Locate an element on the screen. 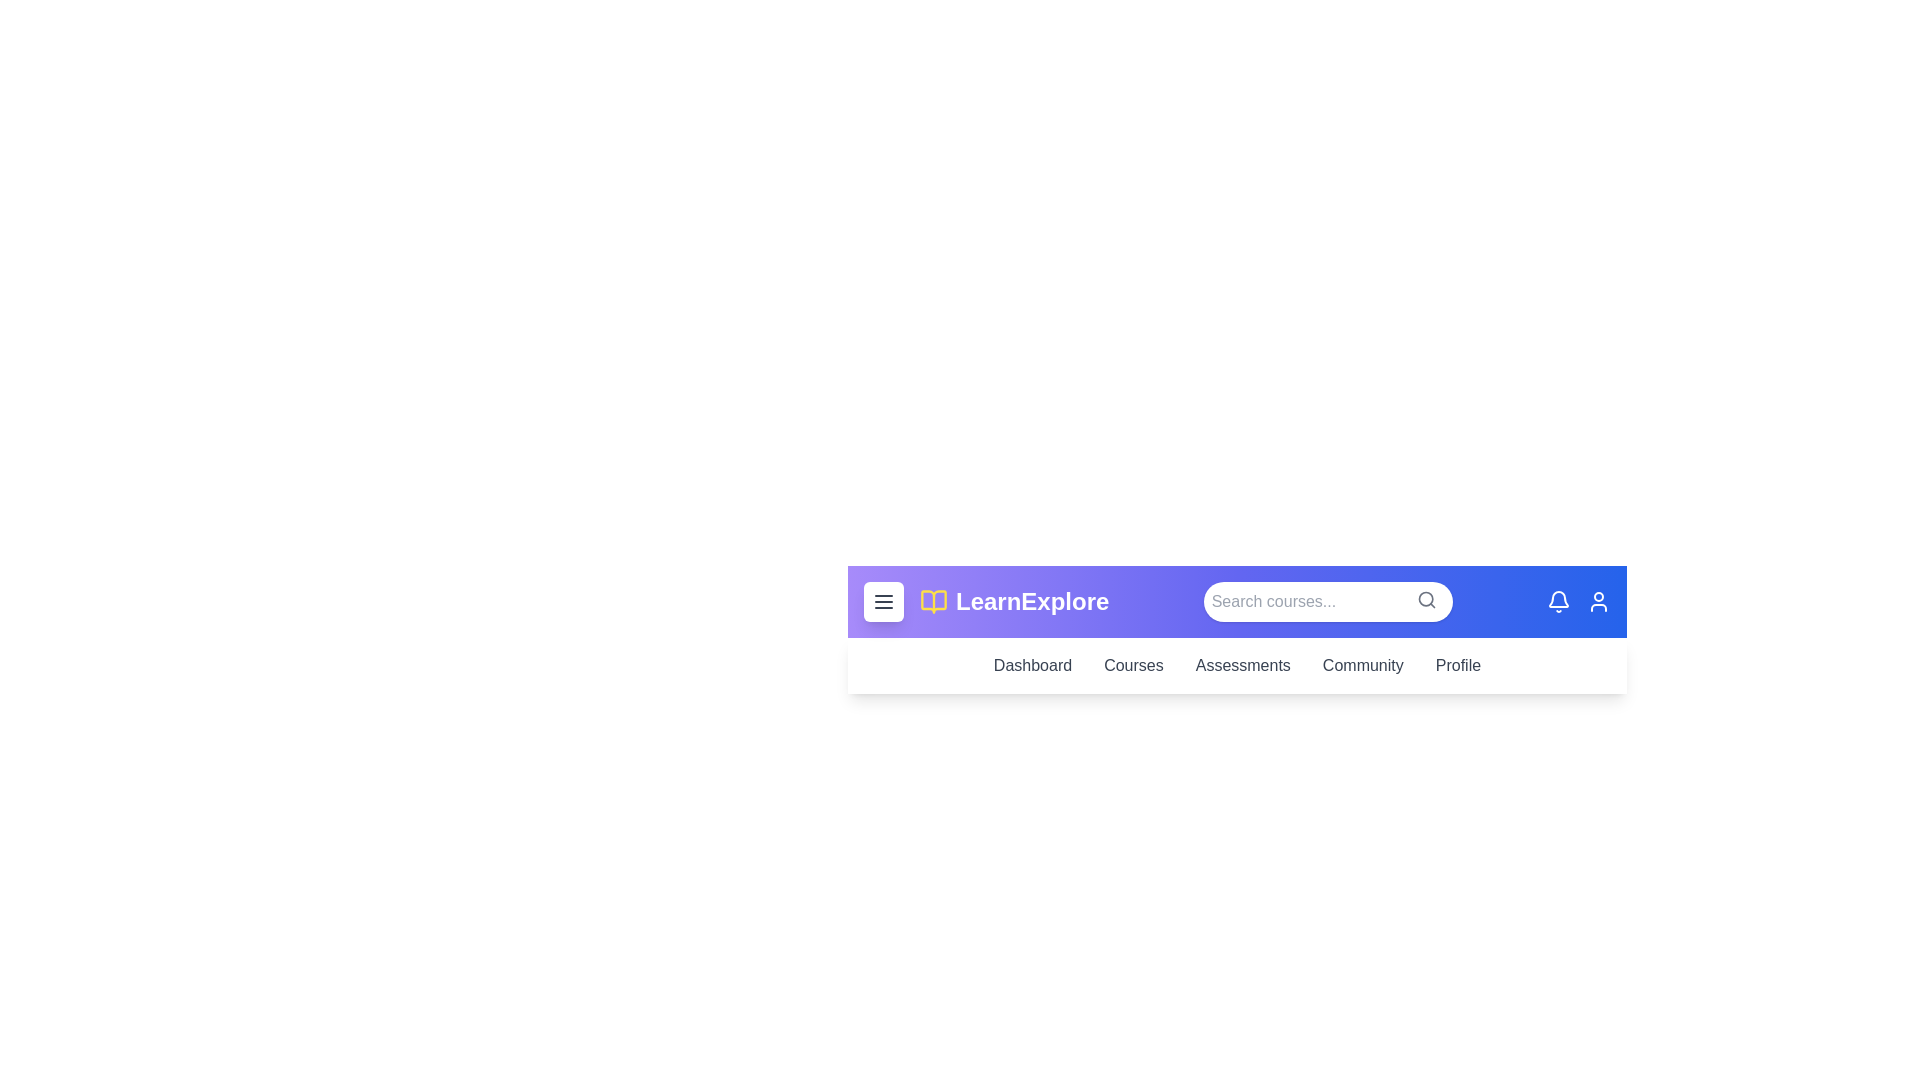 This screenshot has width=1920, height=1080. the Courses link in the navigation bar to navigate to the corresponding section is located at coordinates (1132, 666).